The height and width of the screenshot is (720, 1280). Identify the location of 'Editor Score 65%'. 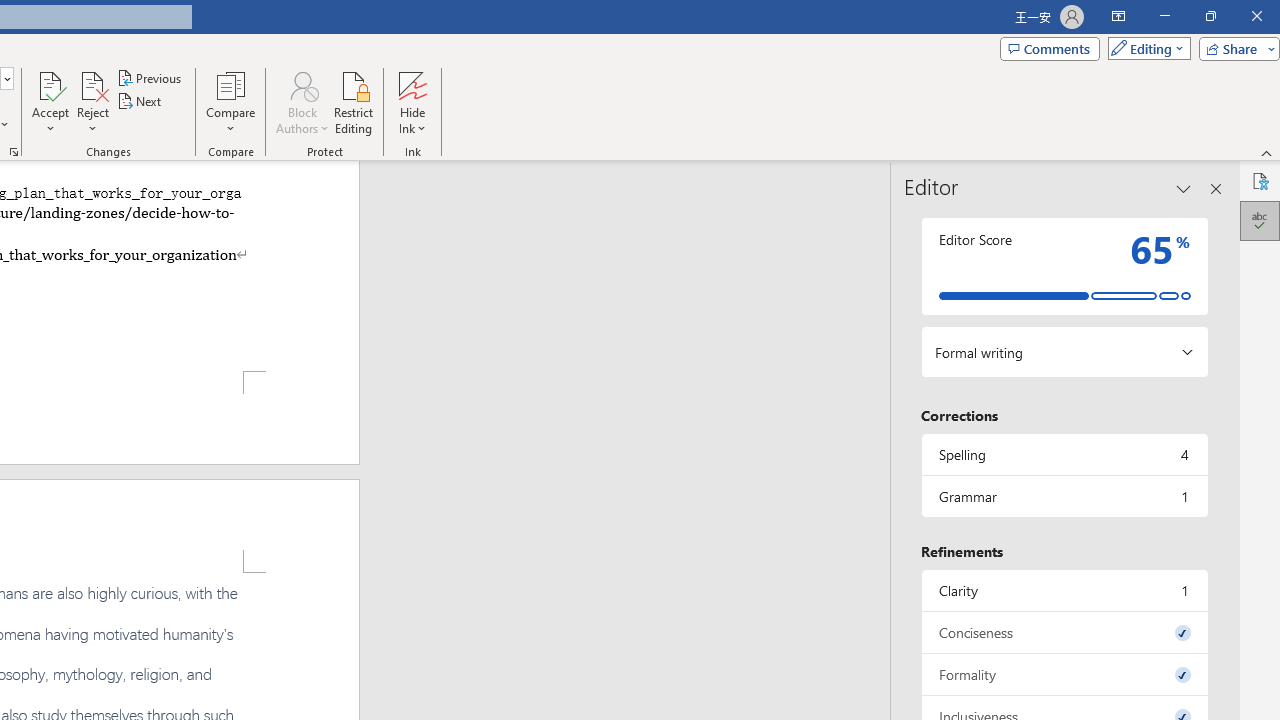
(1063, 265).